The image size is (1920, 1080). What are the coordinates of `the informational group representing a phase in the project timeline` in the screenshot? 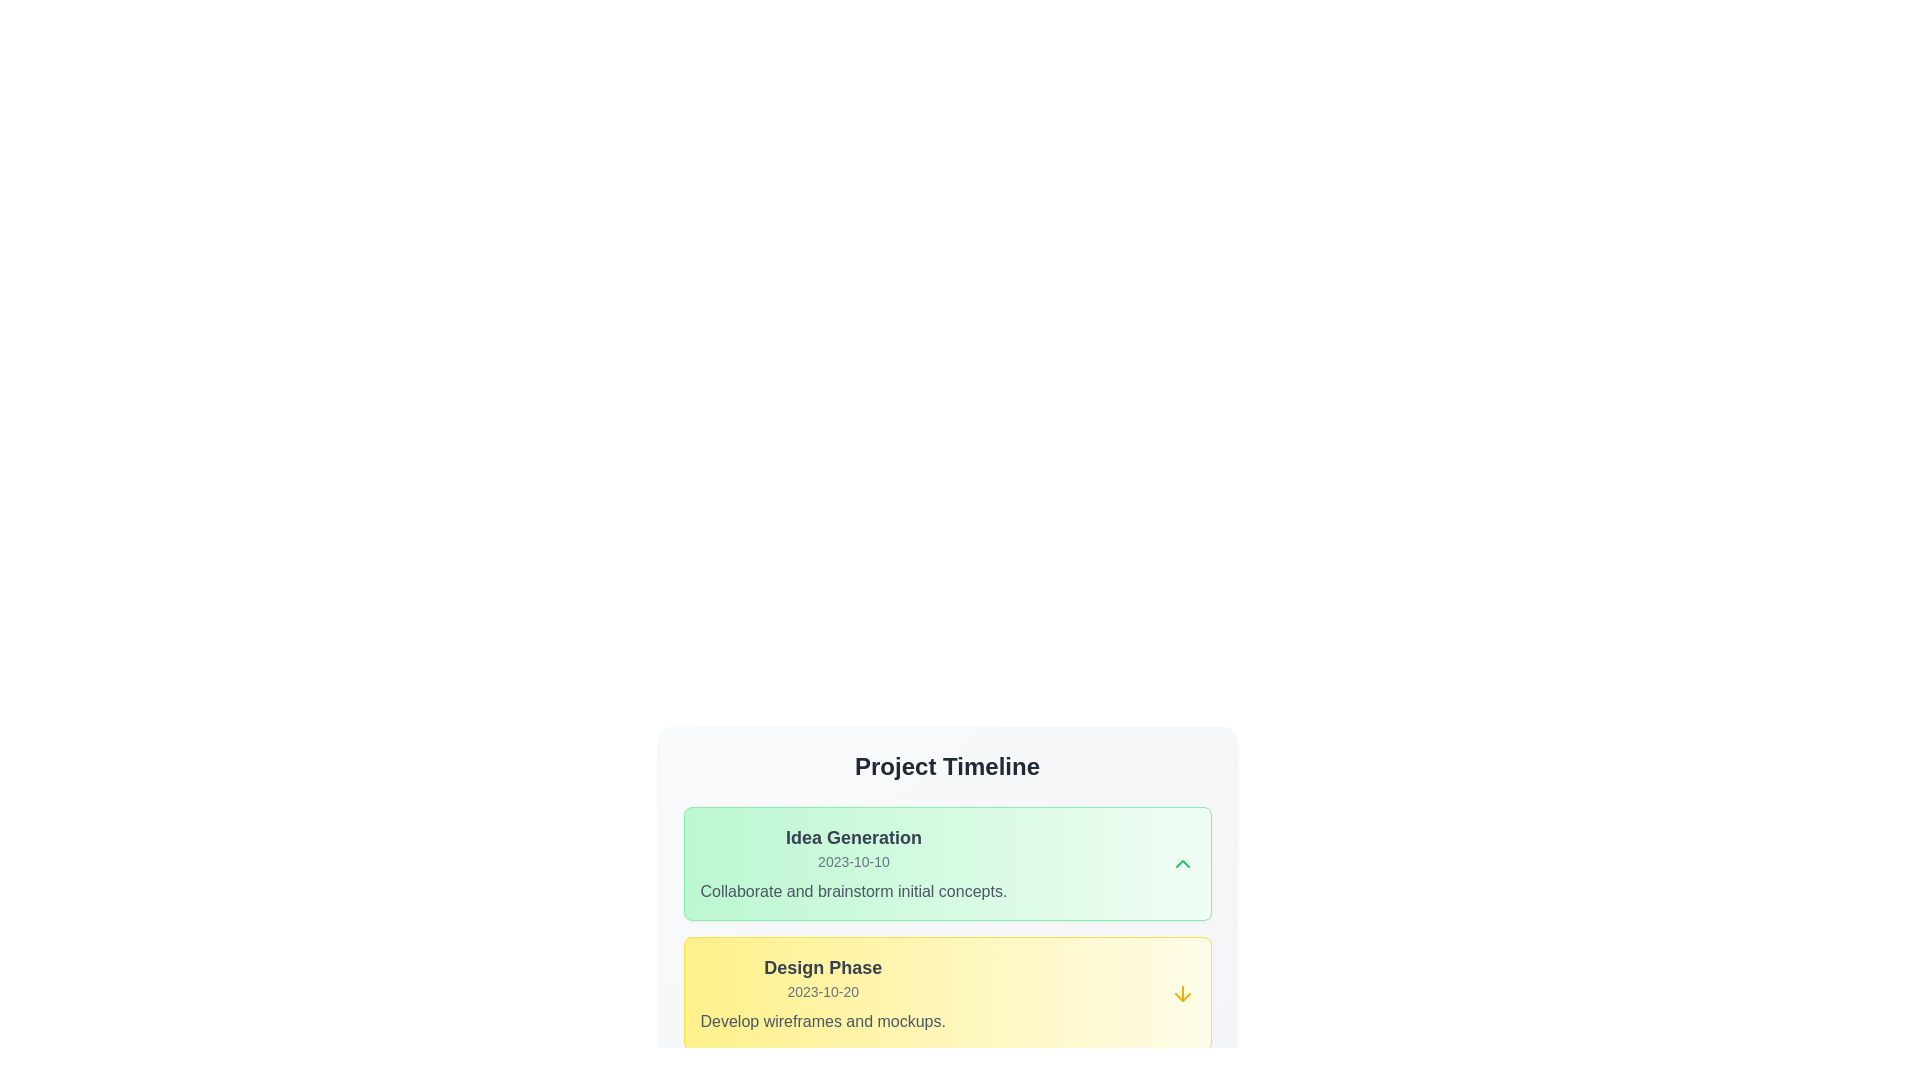 It's located at (823, 994).